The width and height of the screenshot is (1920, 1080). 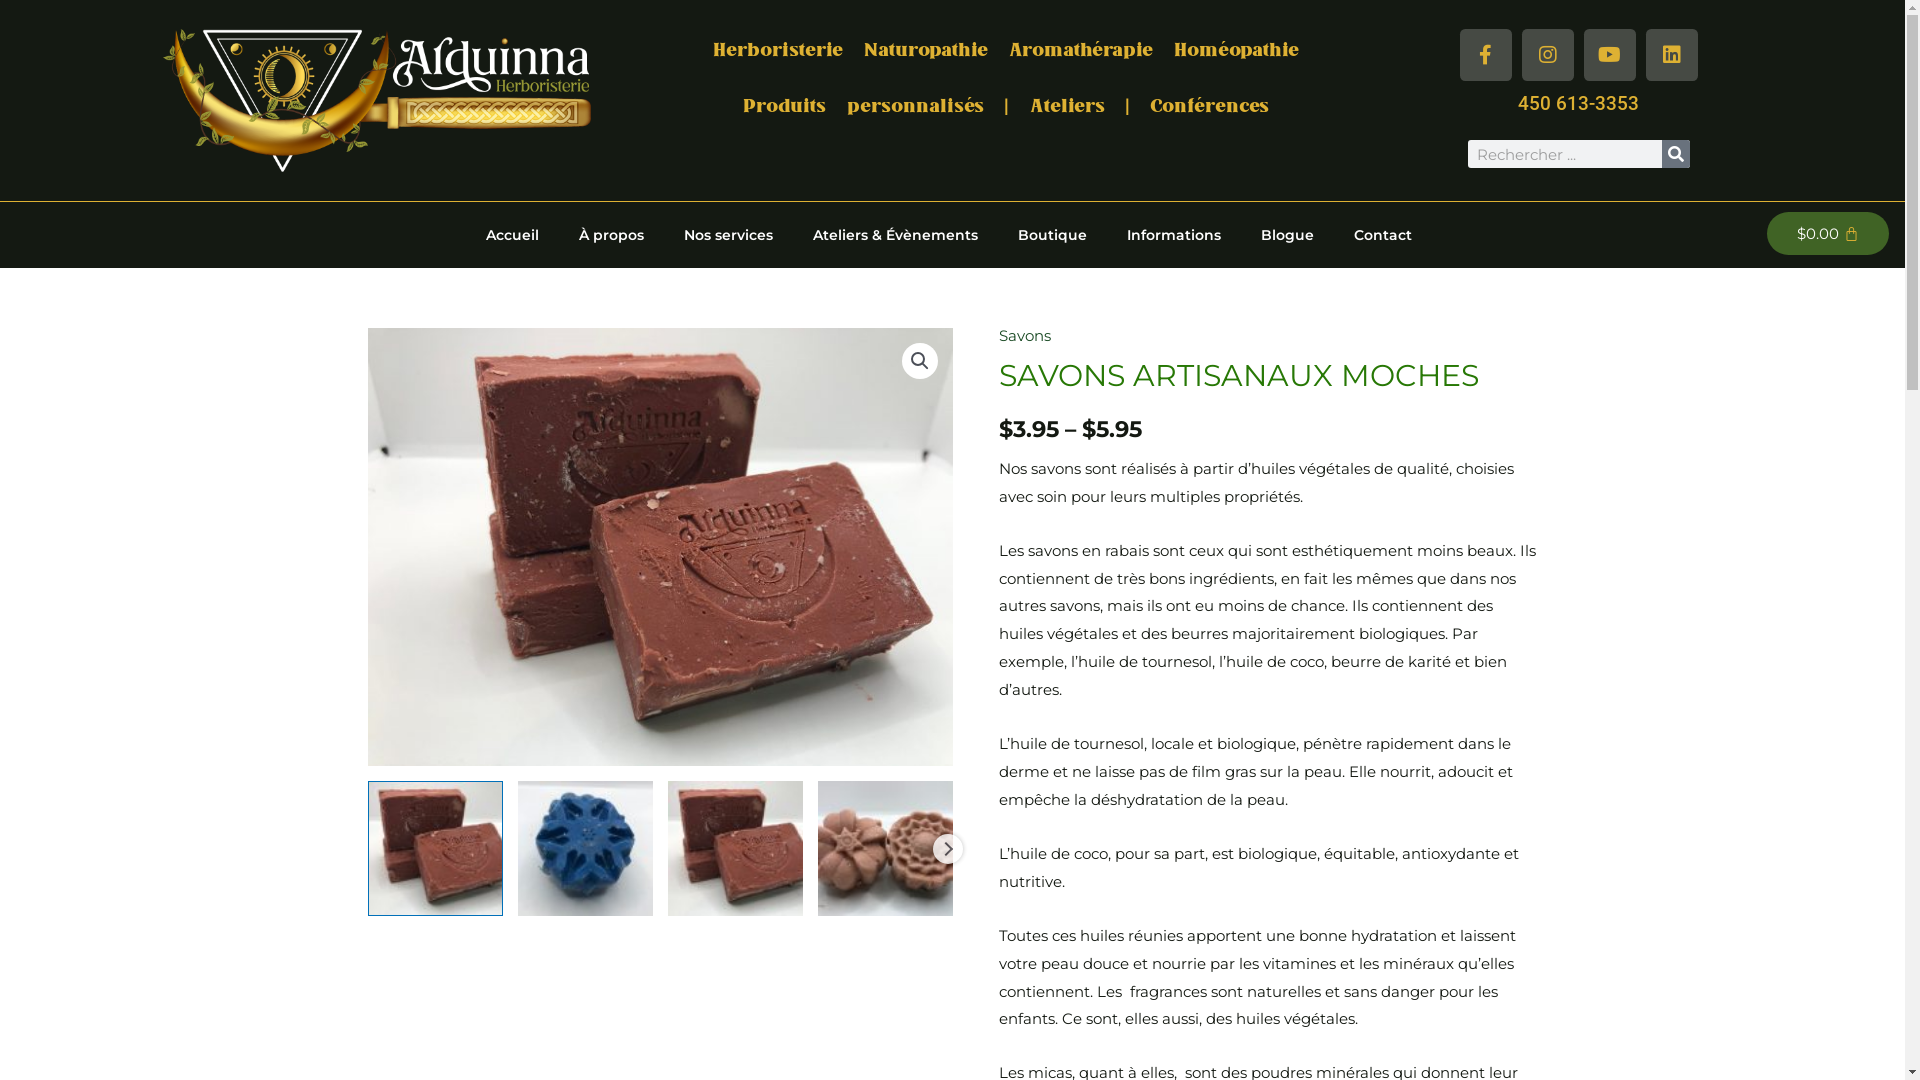 I want to click on 'Next', so click(x=945, y=848).